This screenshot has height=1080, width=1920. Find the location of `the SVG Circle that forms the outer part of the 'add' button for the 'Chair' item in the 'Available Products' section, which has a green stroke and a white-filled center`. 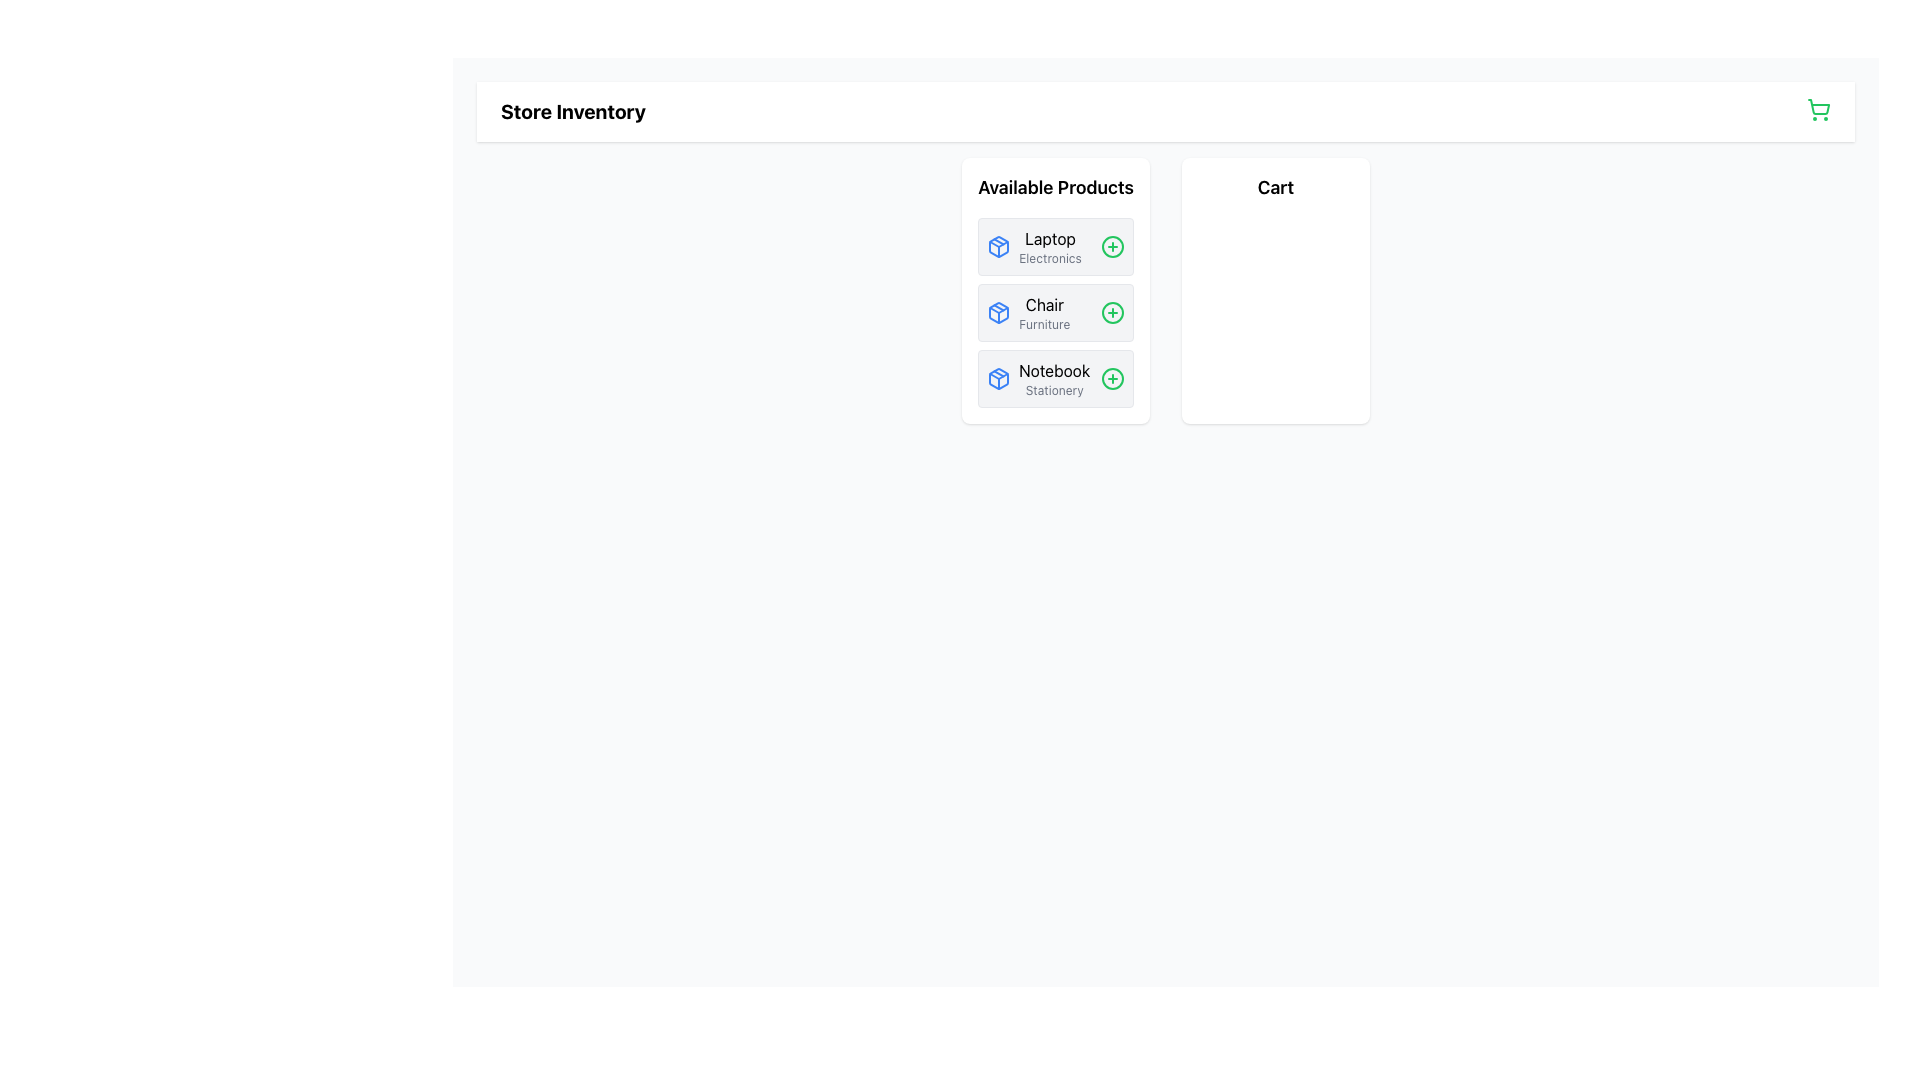

the SVG Circle that forms the outer part of the 'add' button for the 'Chair' item in the 'Available Products' section, which has a green stroke and a white-filled center is located at coordinates (1112, 312).